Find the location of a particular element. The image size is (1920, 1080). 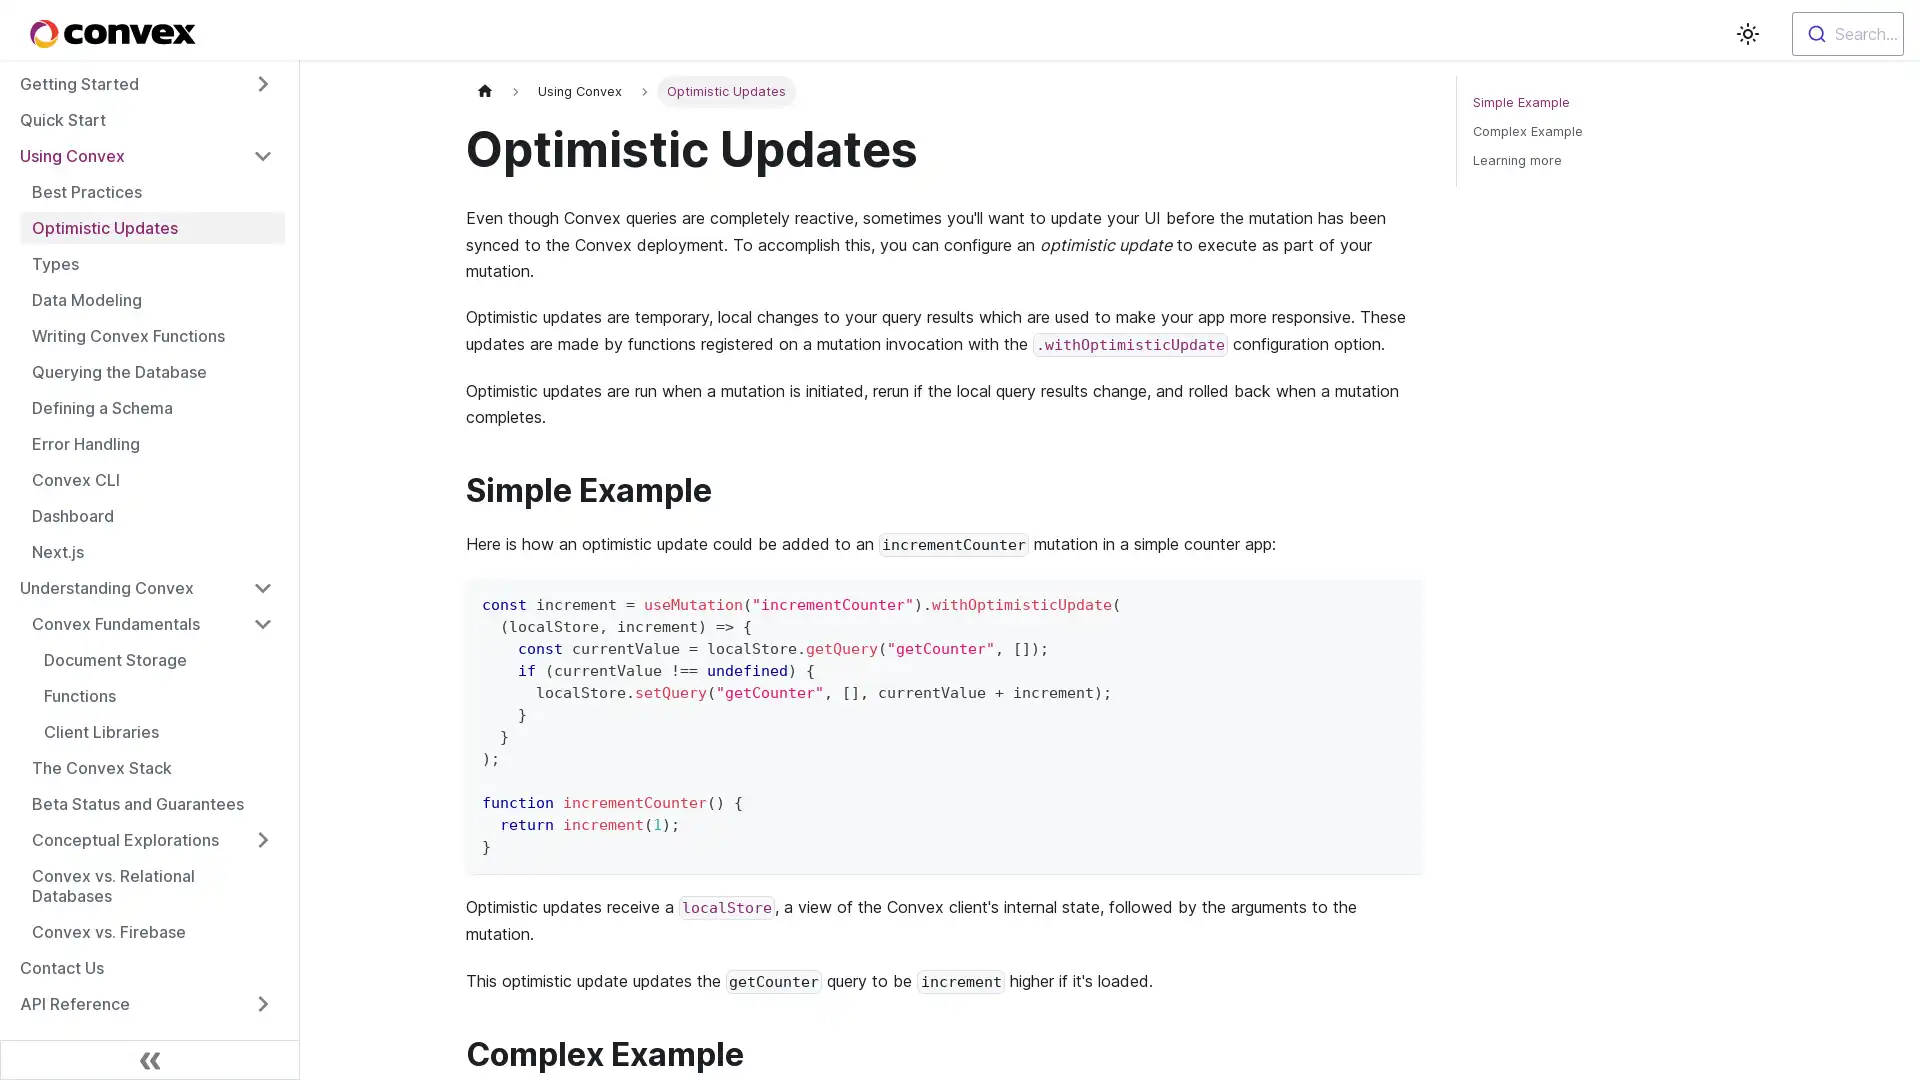

Copy code to clipboard is located at coordinates (1398, 600).